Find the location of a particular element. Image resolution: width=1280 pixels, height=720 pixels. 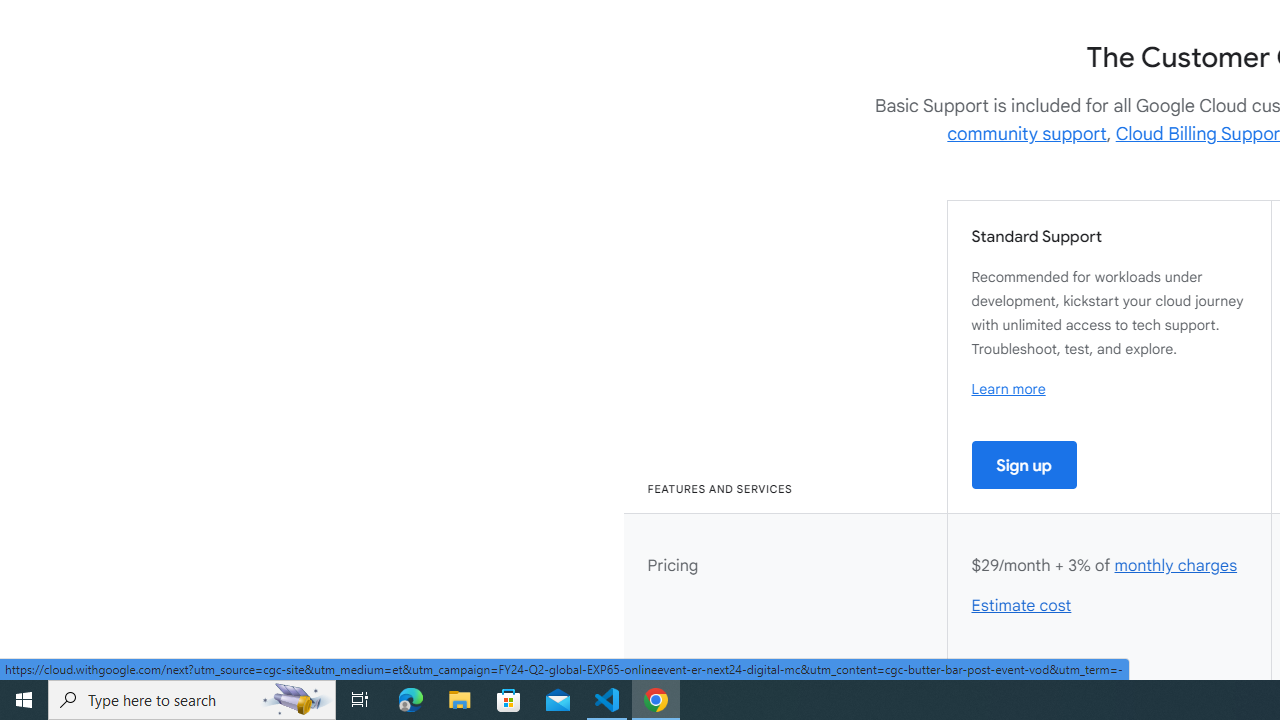

'monthly charges' is located at coordinates (1175, 565).